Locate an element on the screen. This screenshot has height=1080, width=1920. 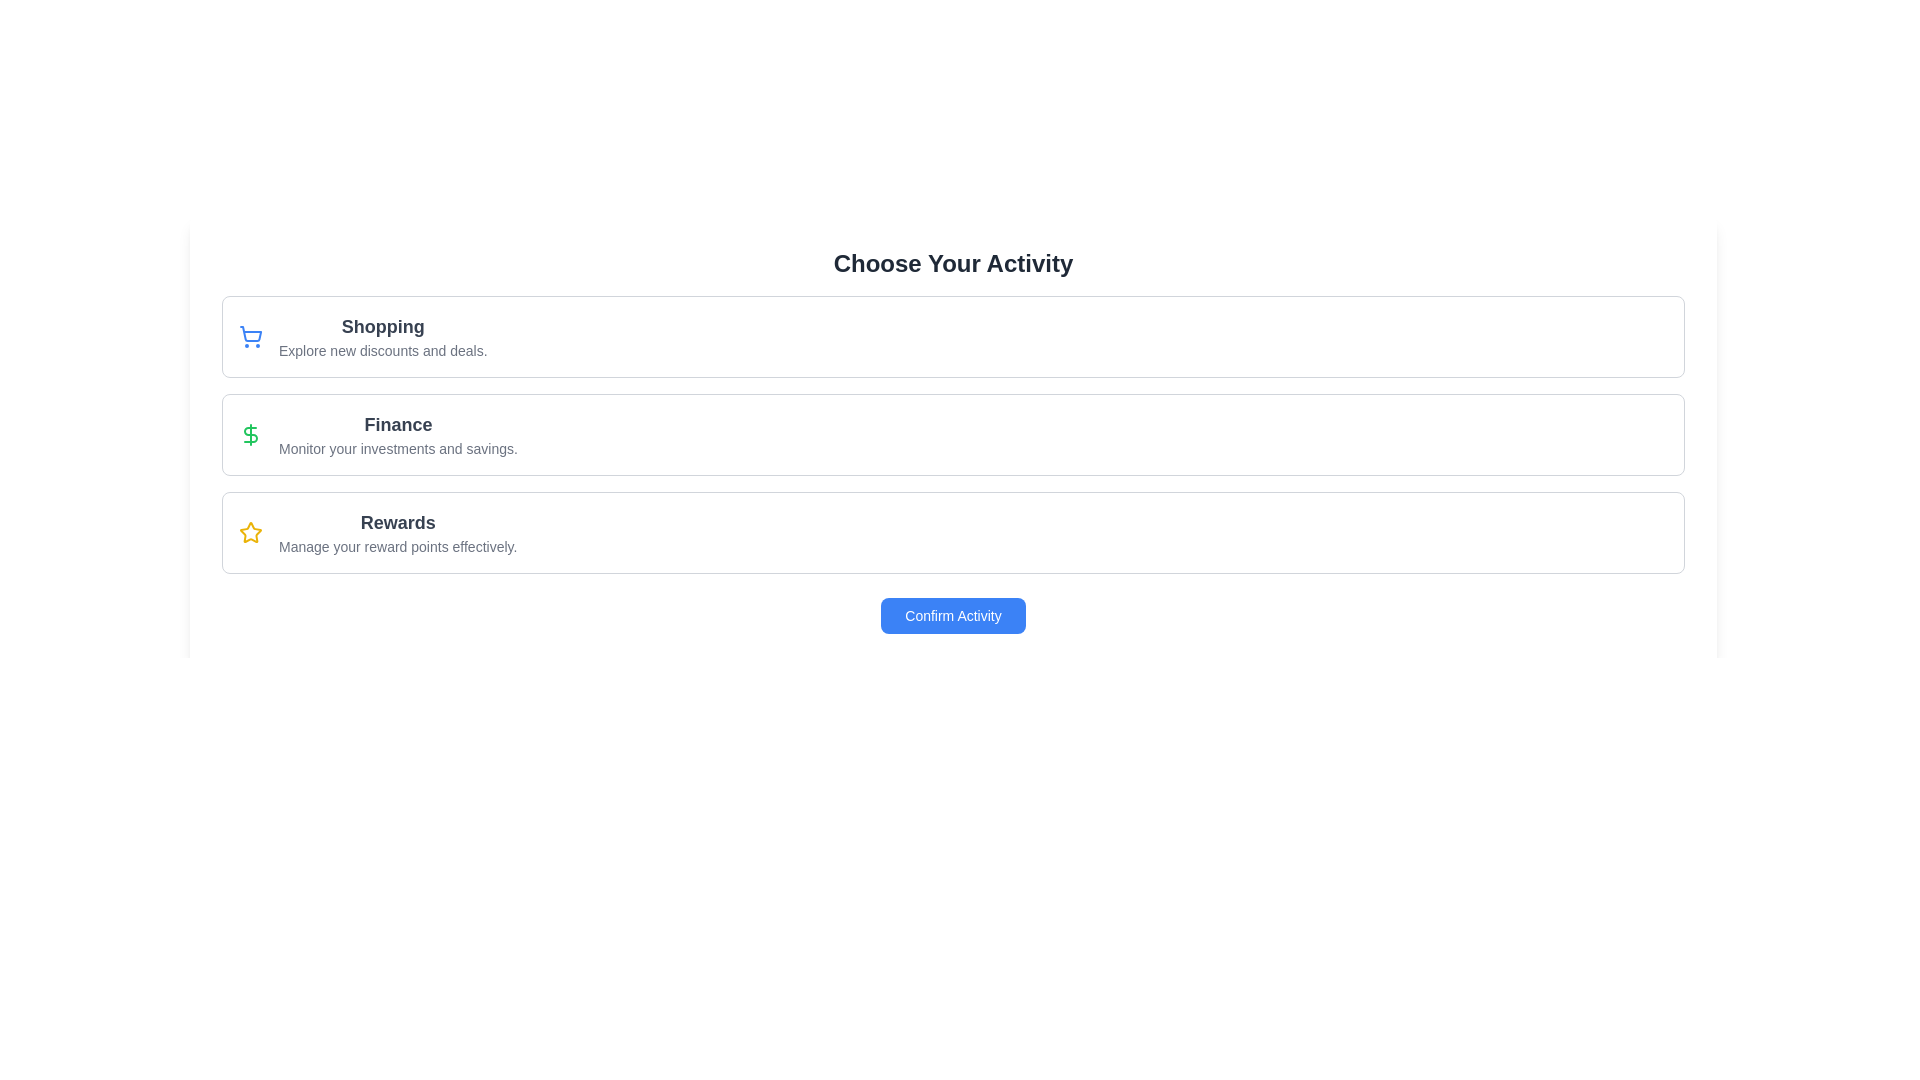
the second selectable card in the 'Choose Your Activity' menu is located at coordinates (952, 434).